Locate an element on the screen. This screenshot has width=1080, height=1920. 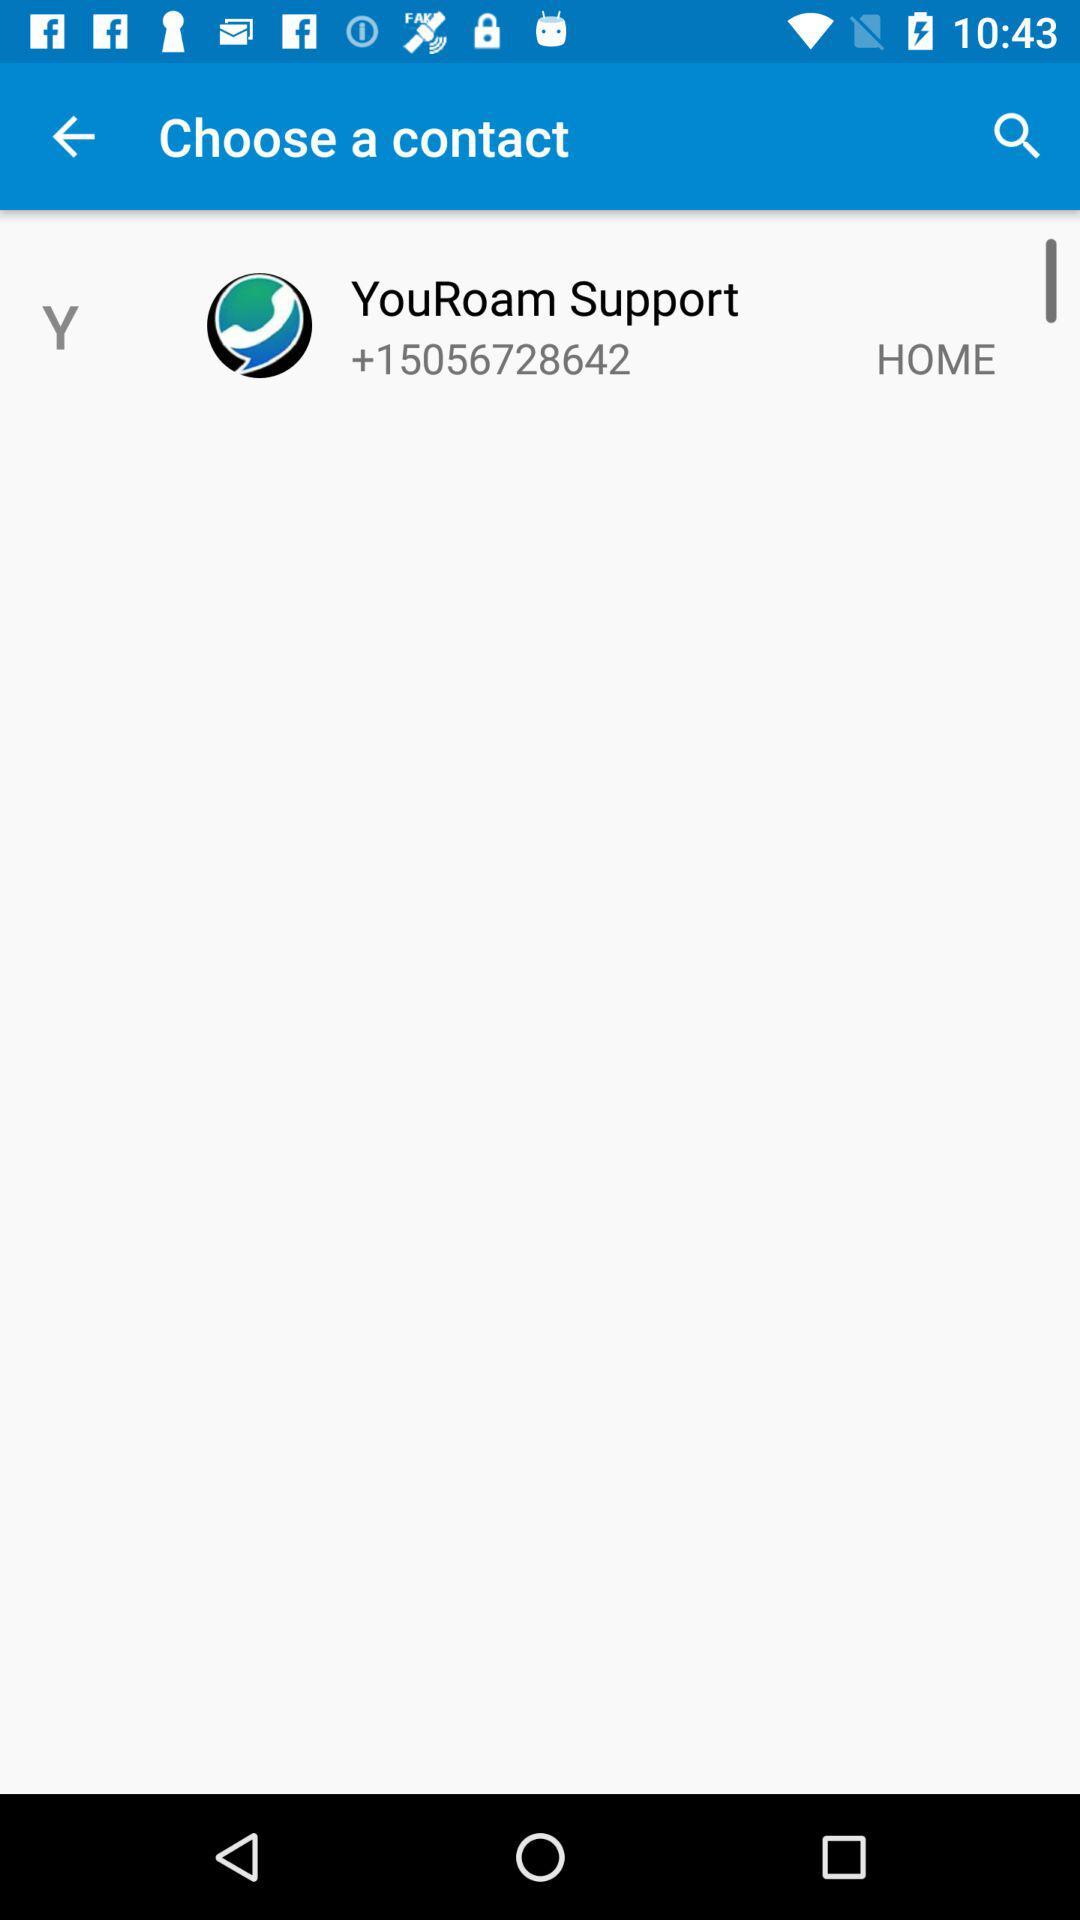
app above y app is located at coordinates (72, 135).